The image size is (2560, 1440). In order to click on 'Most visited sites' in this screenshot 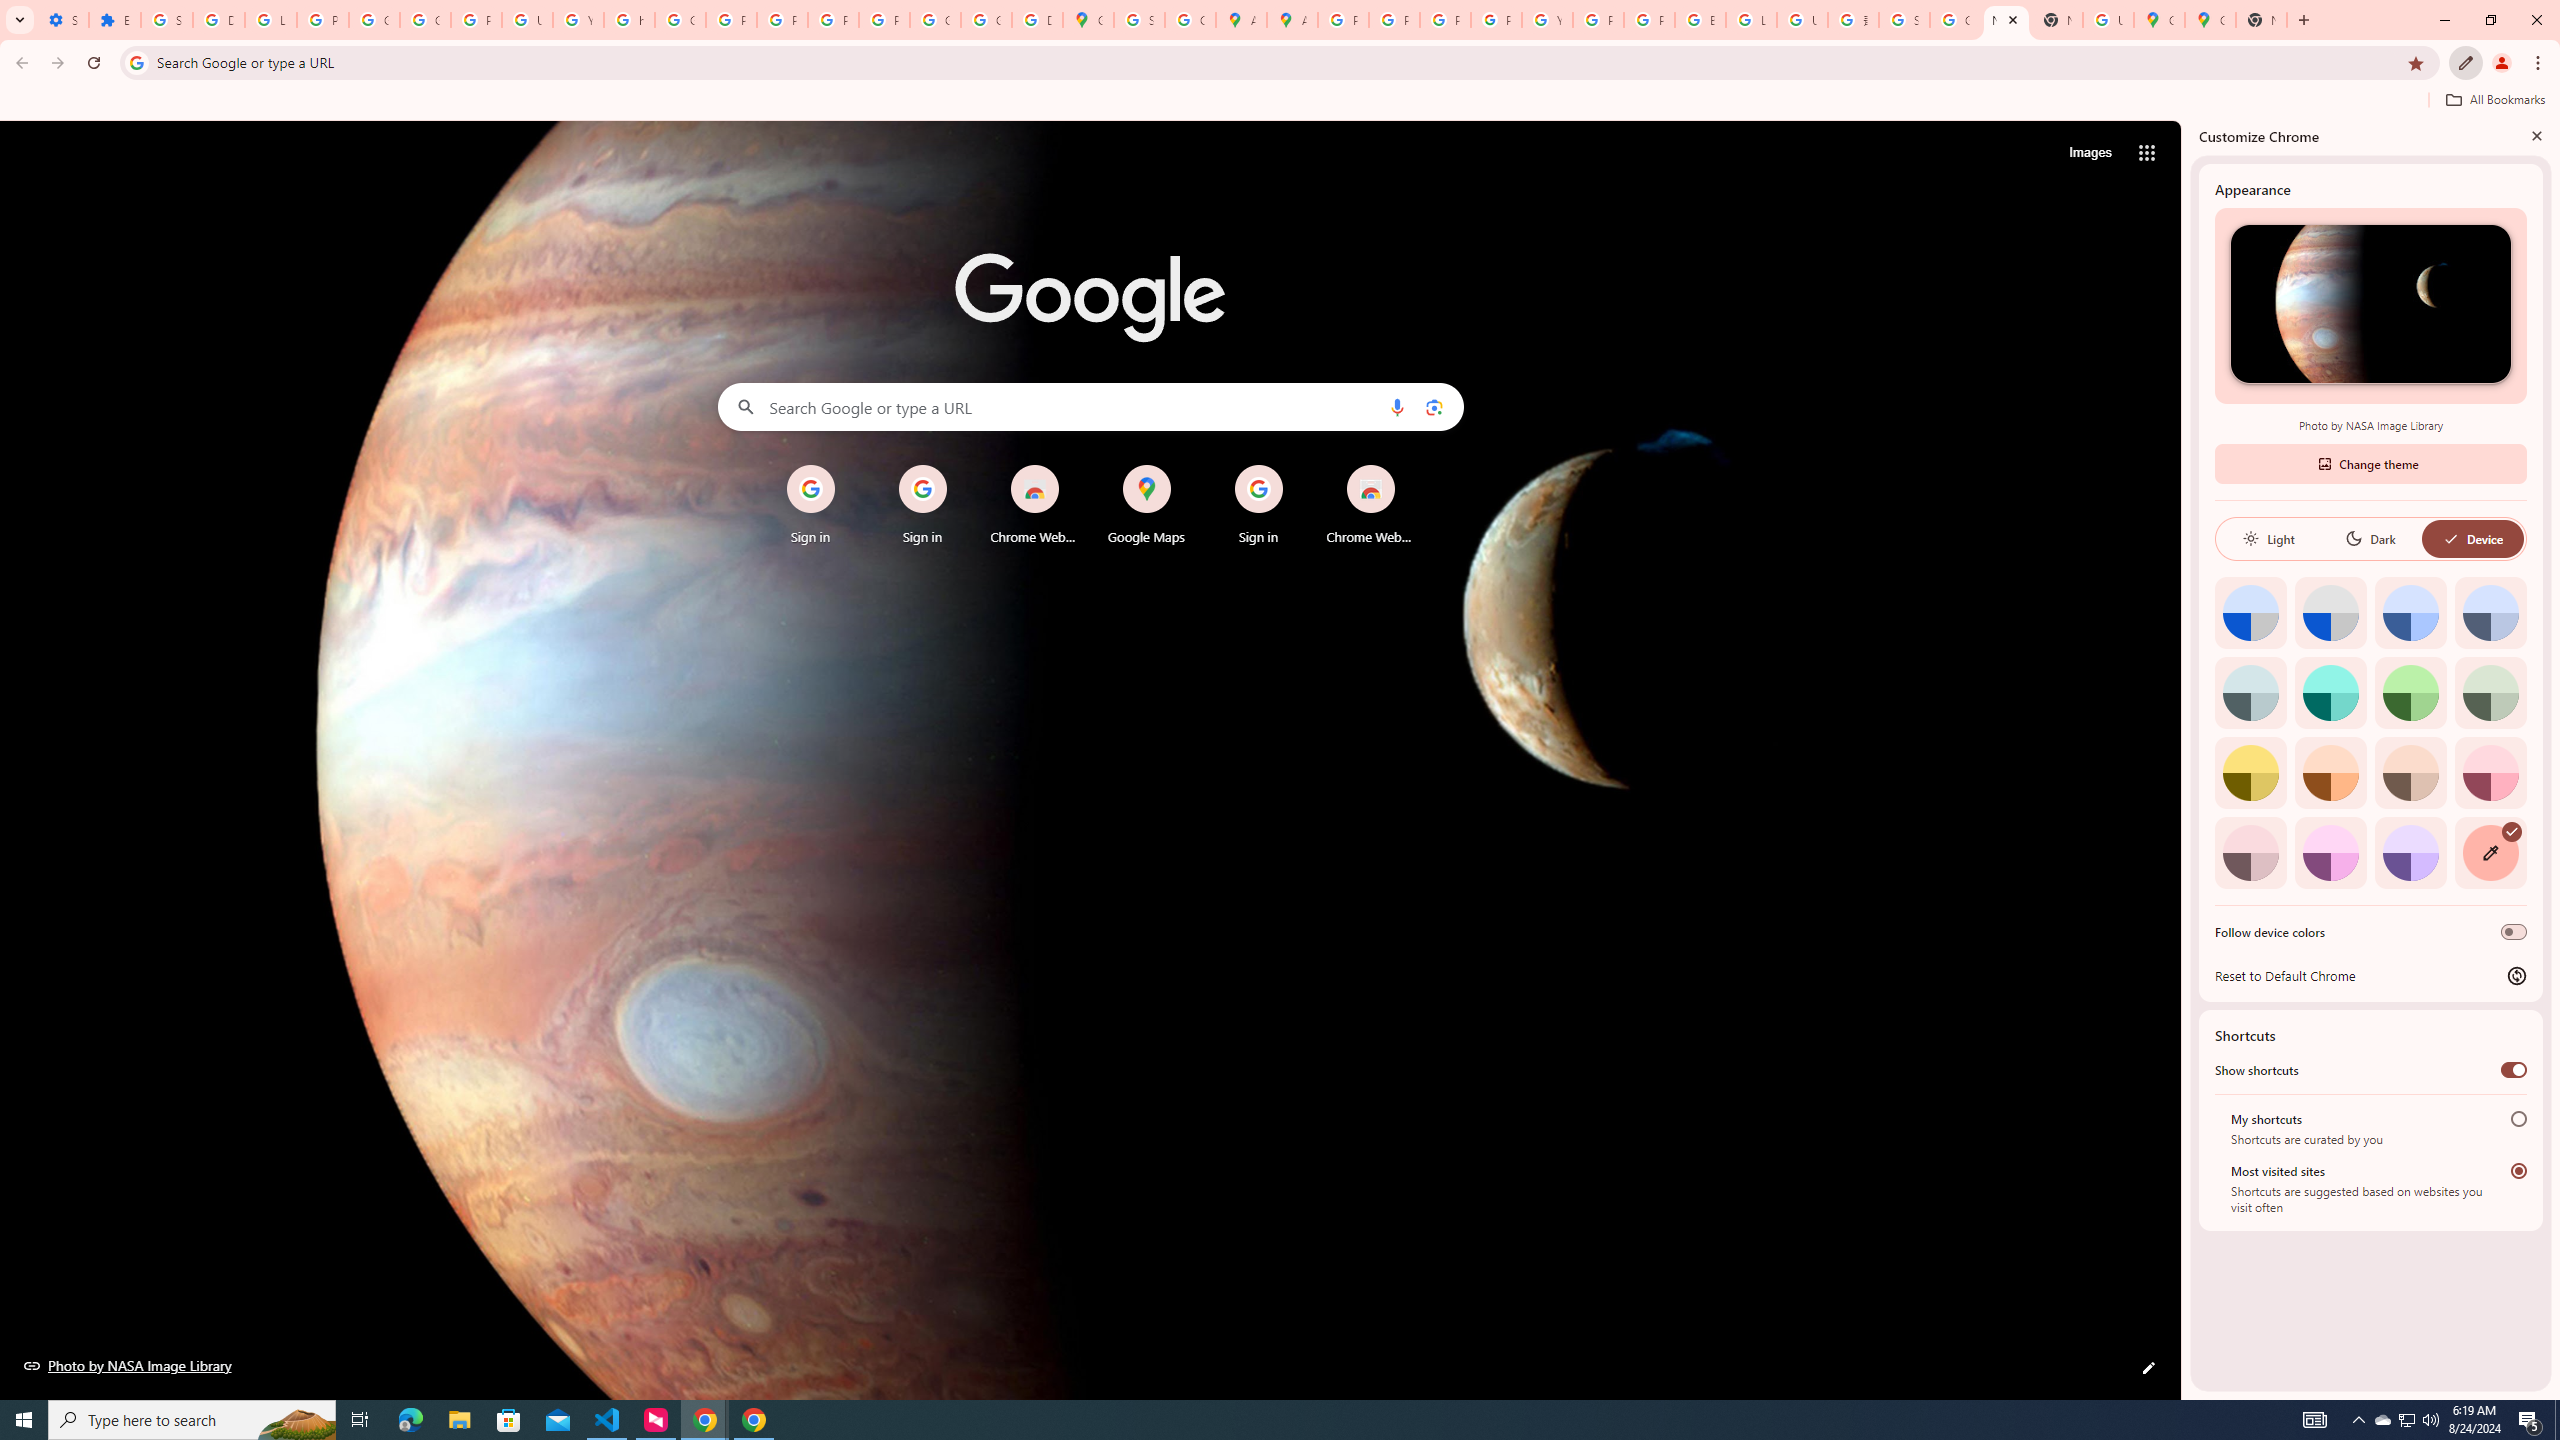, I will do `click(2519, 1169)`.